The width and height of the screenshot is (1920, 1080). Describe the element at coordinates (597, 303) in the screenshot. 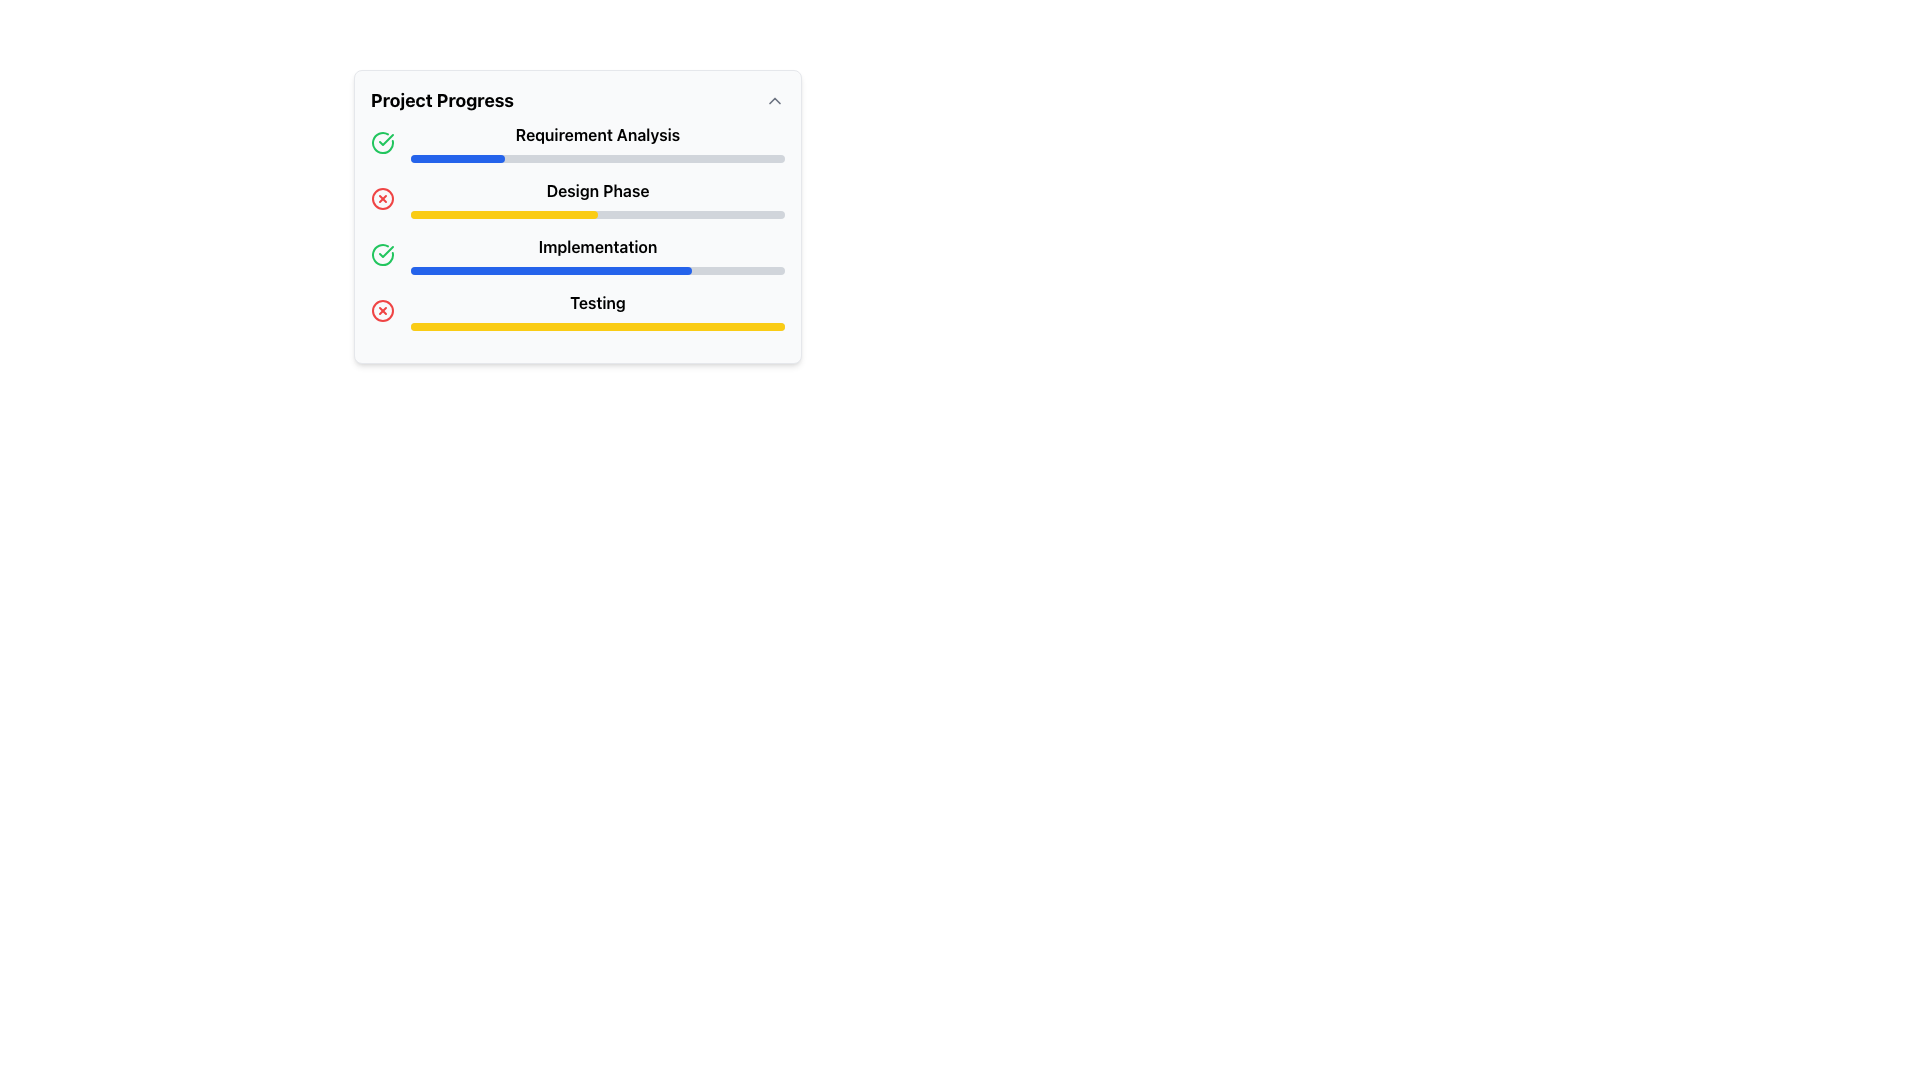

I see `text of the label indicating the title or stage name of a project phase in the last row of the 'Project Progress' section, aligned with the progress bar below and the status icon to its left` at that location.